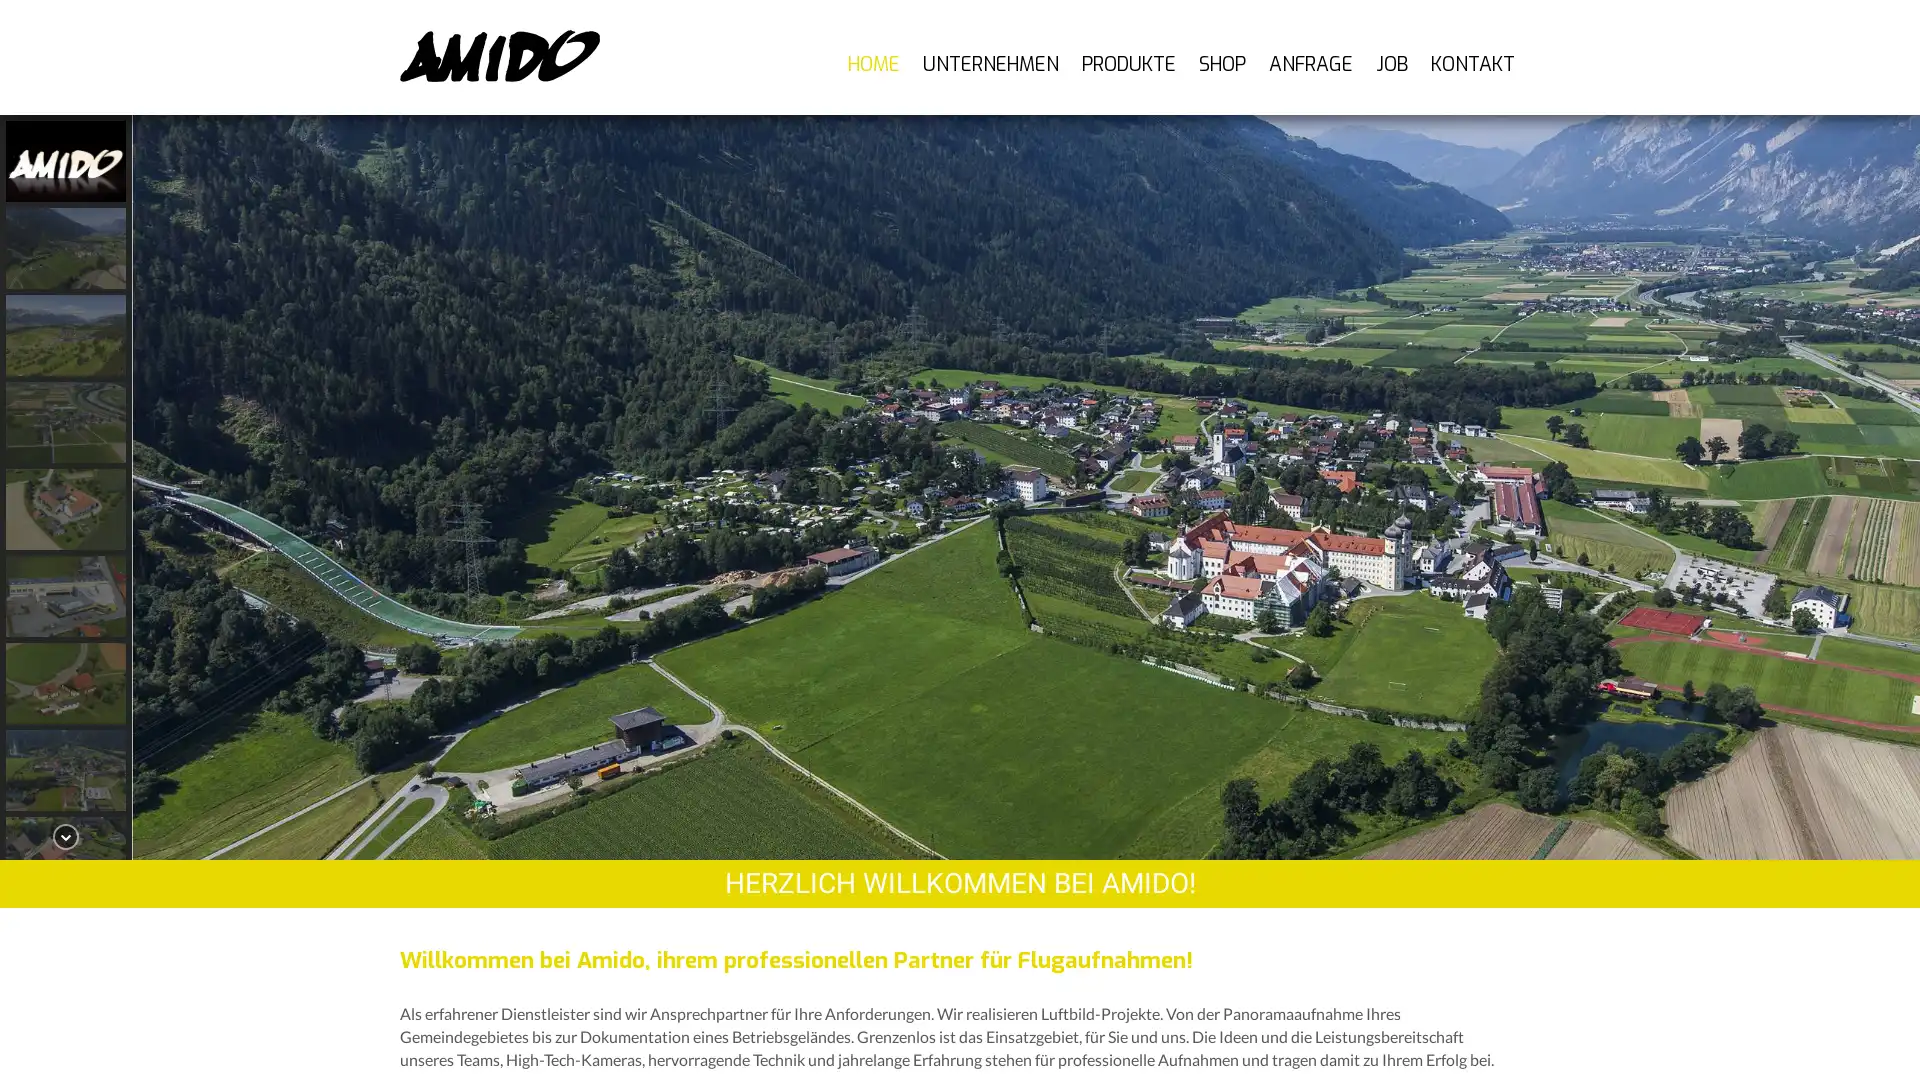 This screenshot has width=1920, height=1080. What do you see at coordinates (66, 247) in the screenshot?
I see `Thumbnail 1 - copy` at bounding box center [66, 247].